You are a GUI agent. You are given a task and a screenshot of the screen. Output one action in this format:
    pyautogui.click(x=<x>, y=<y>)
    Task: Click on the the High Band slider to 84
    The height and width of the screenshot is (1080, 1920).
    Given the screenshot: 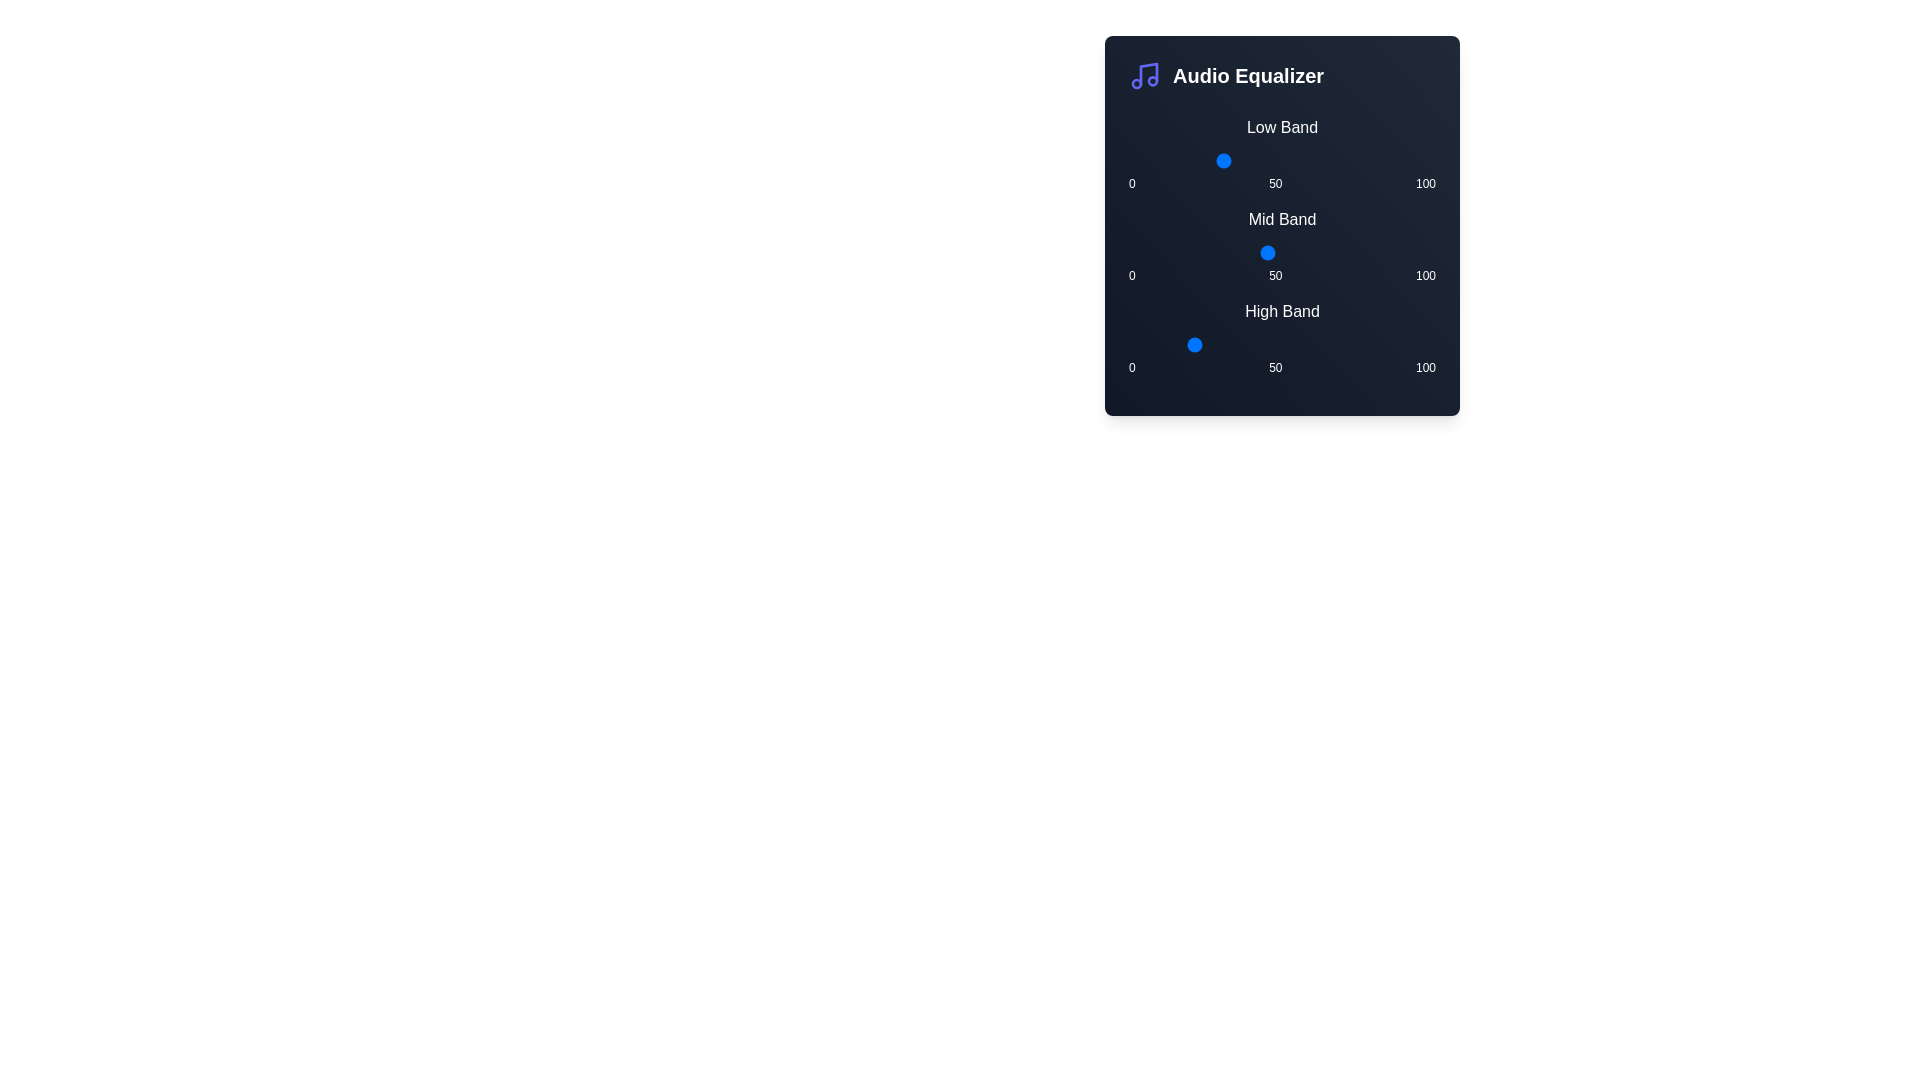 What is the action you would take?
    pyautogui.click(x=1385, y=343)
    